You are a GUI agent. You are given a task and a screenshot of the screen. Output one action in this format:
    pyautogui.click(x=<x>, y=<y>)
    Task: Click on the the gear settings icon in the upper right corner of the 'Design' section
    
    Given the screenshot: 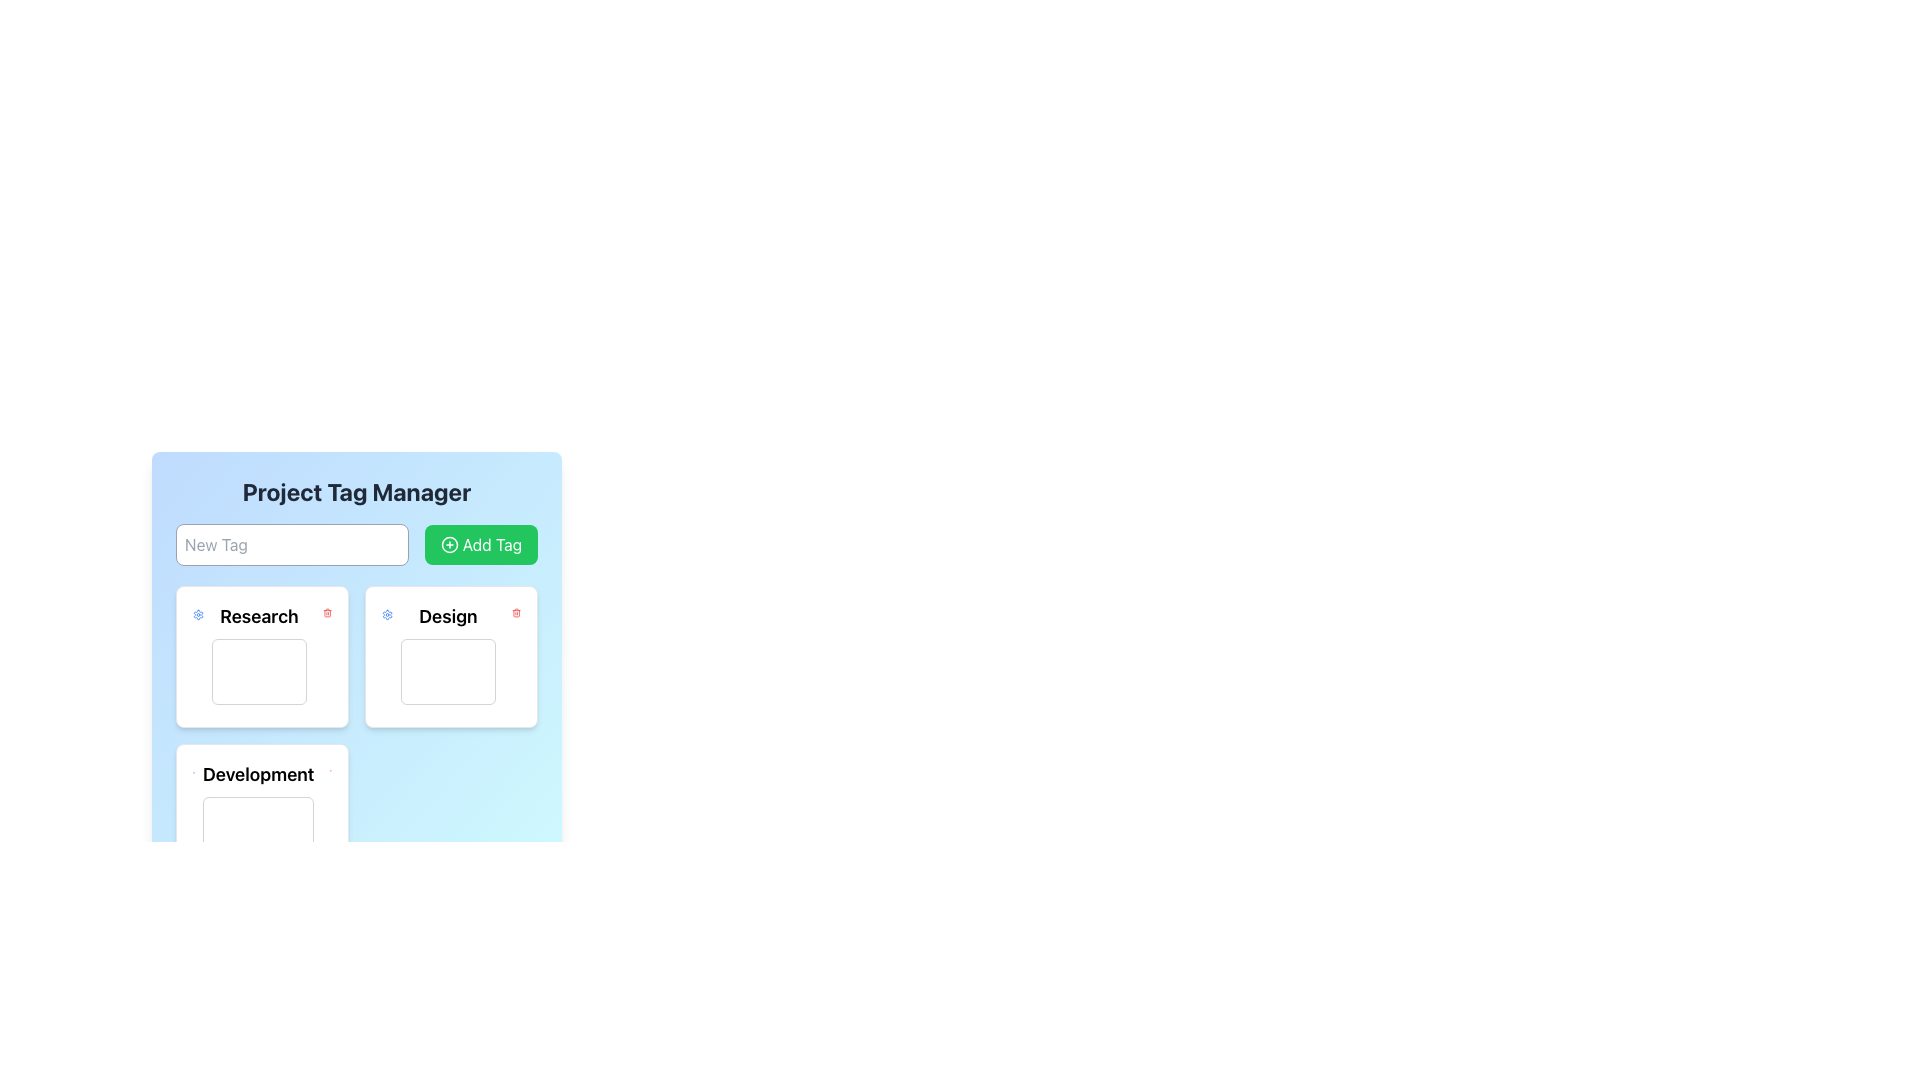 What is the action you would take?
    pyautogui.click(x=387, y=613)
    